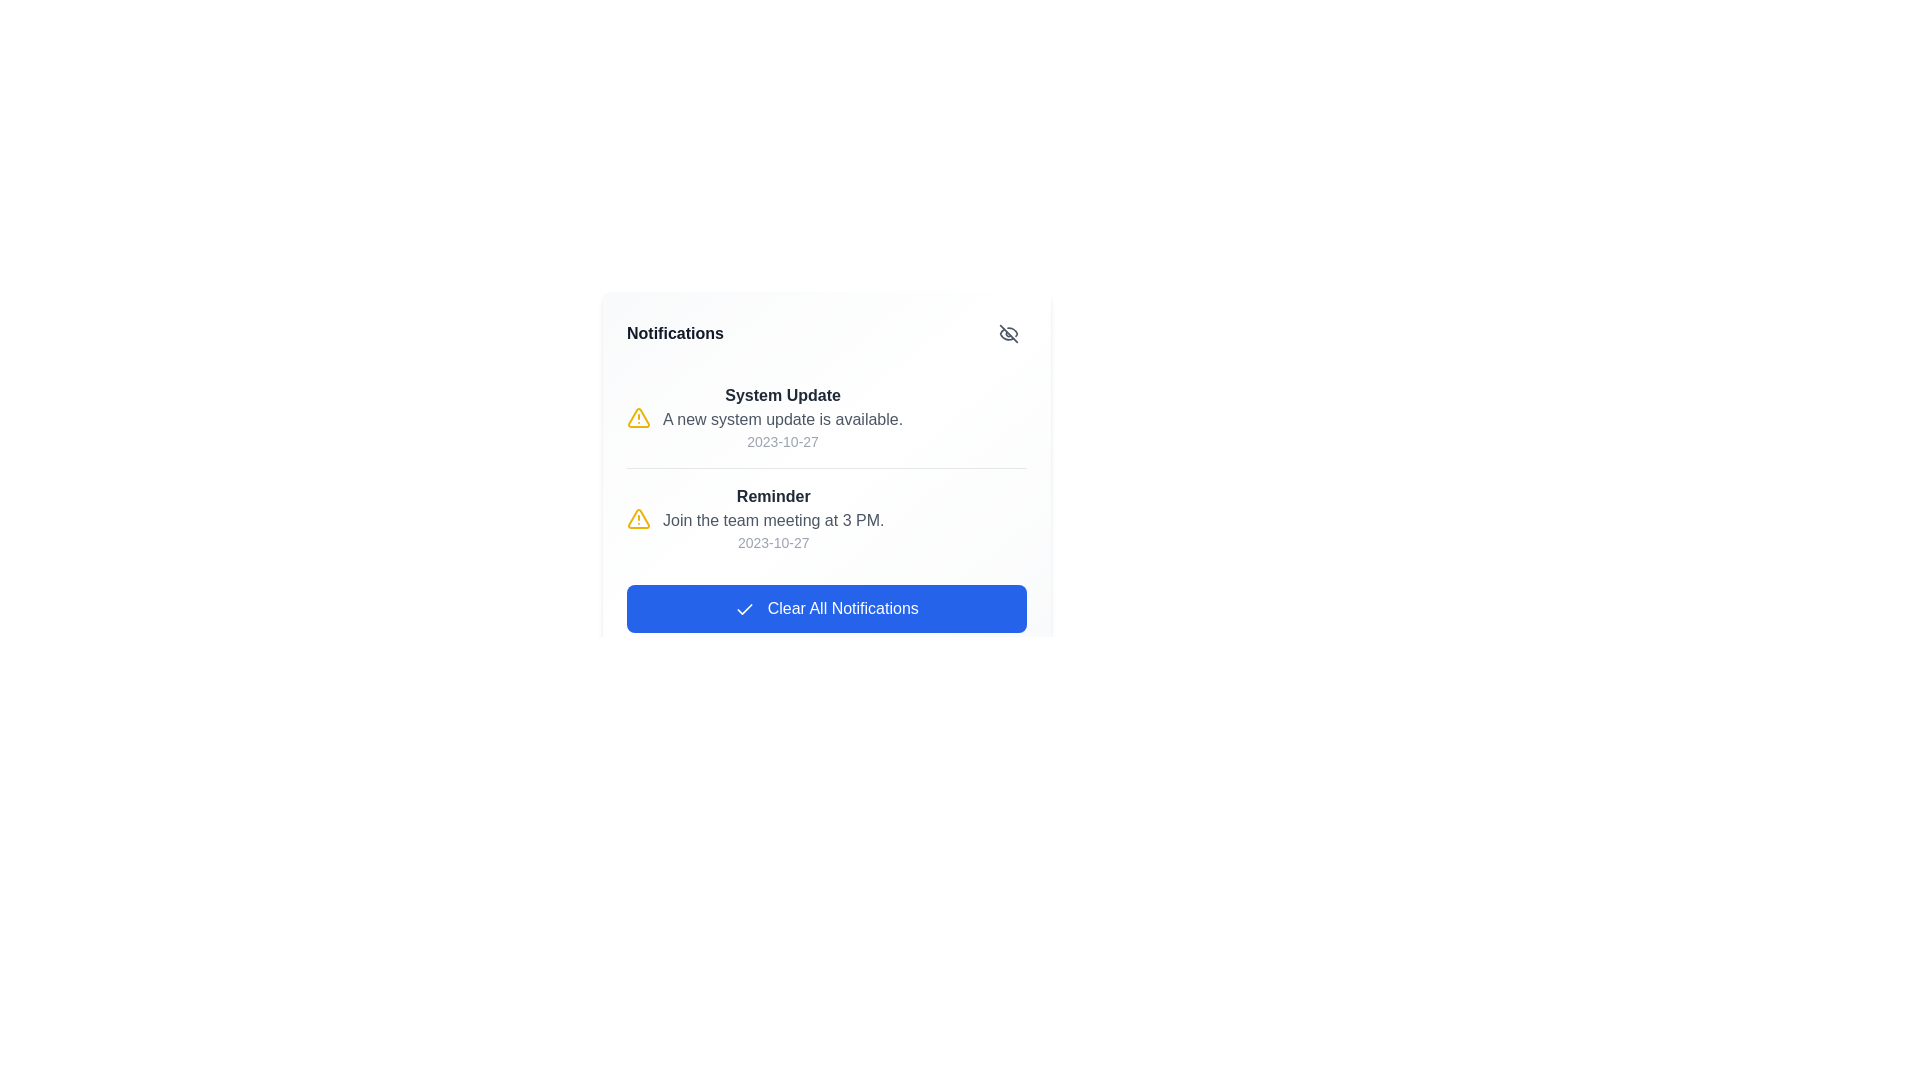 The width and height of the screenshot is (1920, 1080). I want to click on the second notification in the notification panel, which contains a yellow triangular alert icon, a bold 'Reminder' title, and the description 'Join the team meeting at 3 PM', so click(826, 518).